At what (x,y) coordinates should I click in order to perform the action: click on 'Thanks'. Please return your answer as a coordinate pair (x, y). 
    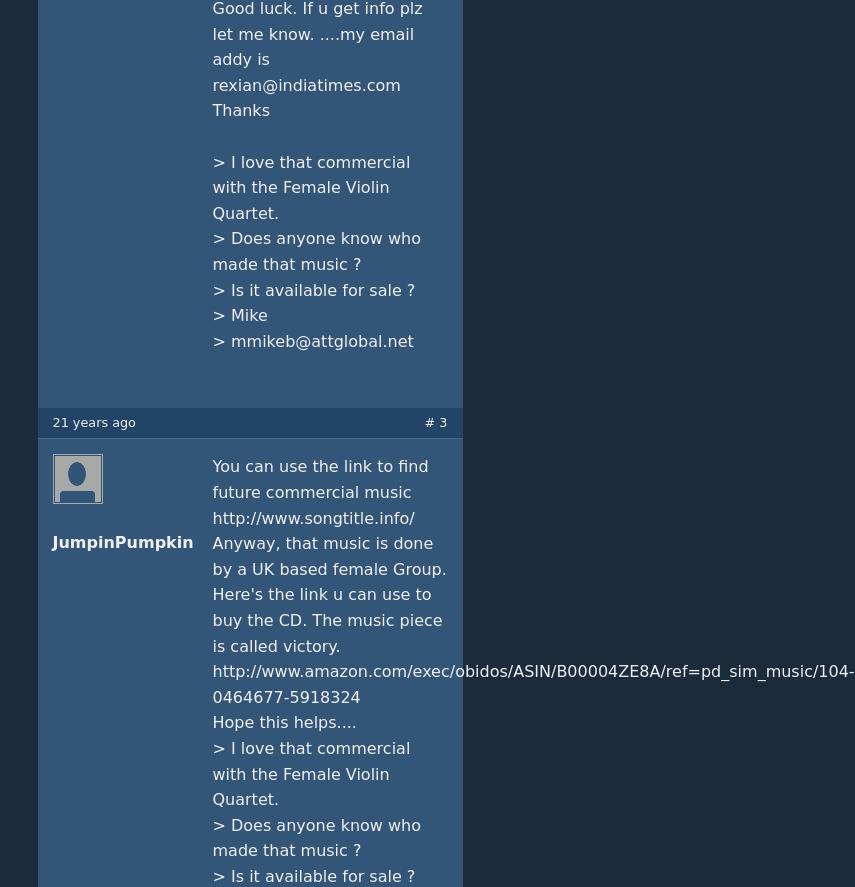
    Looking at the image, I should click on (239, 110).